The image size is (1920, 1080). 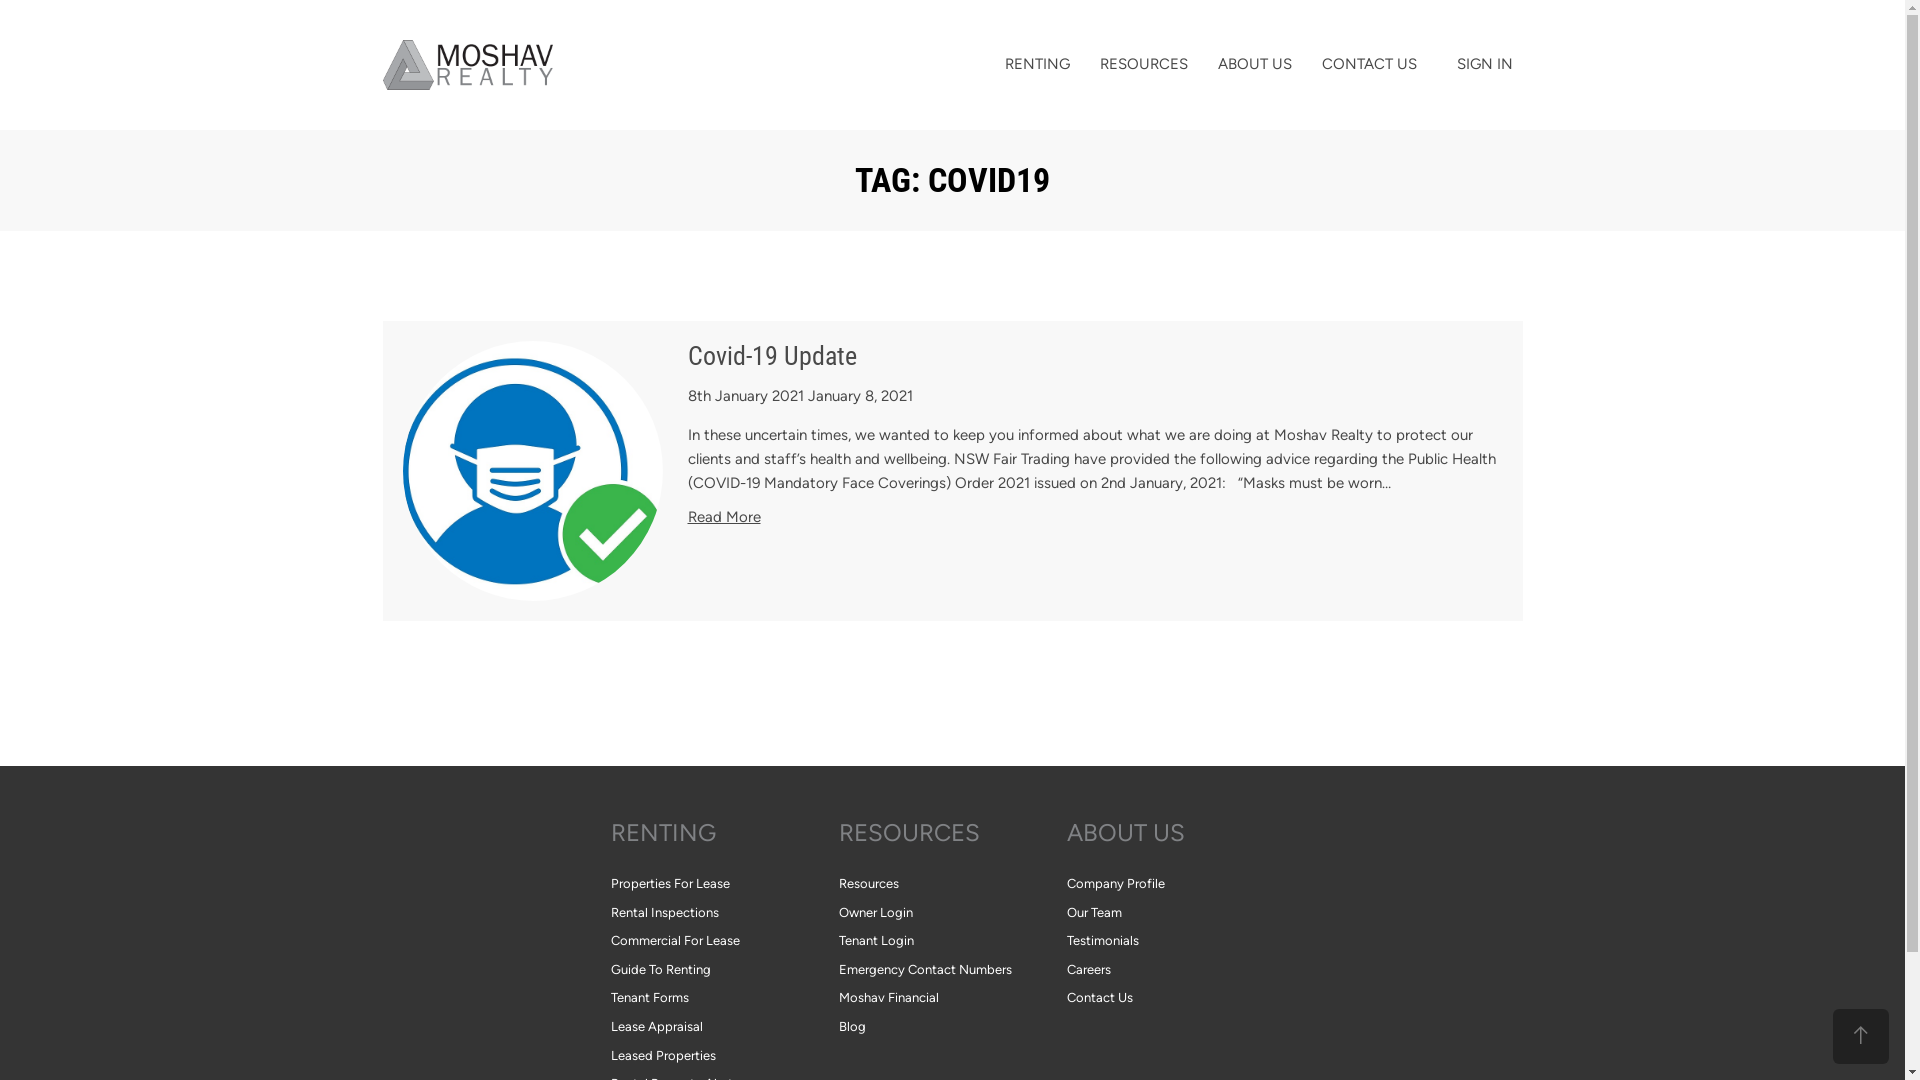 What do you see at coordinates (838, 969) in the screenshot?
I see `'Emergency Contact Numbers'` at bounding box center [838, 969].